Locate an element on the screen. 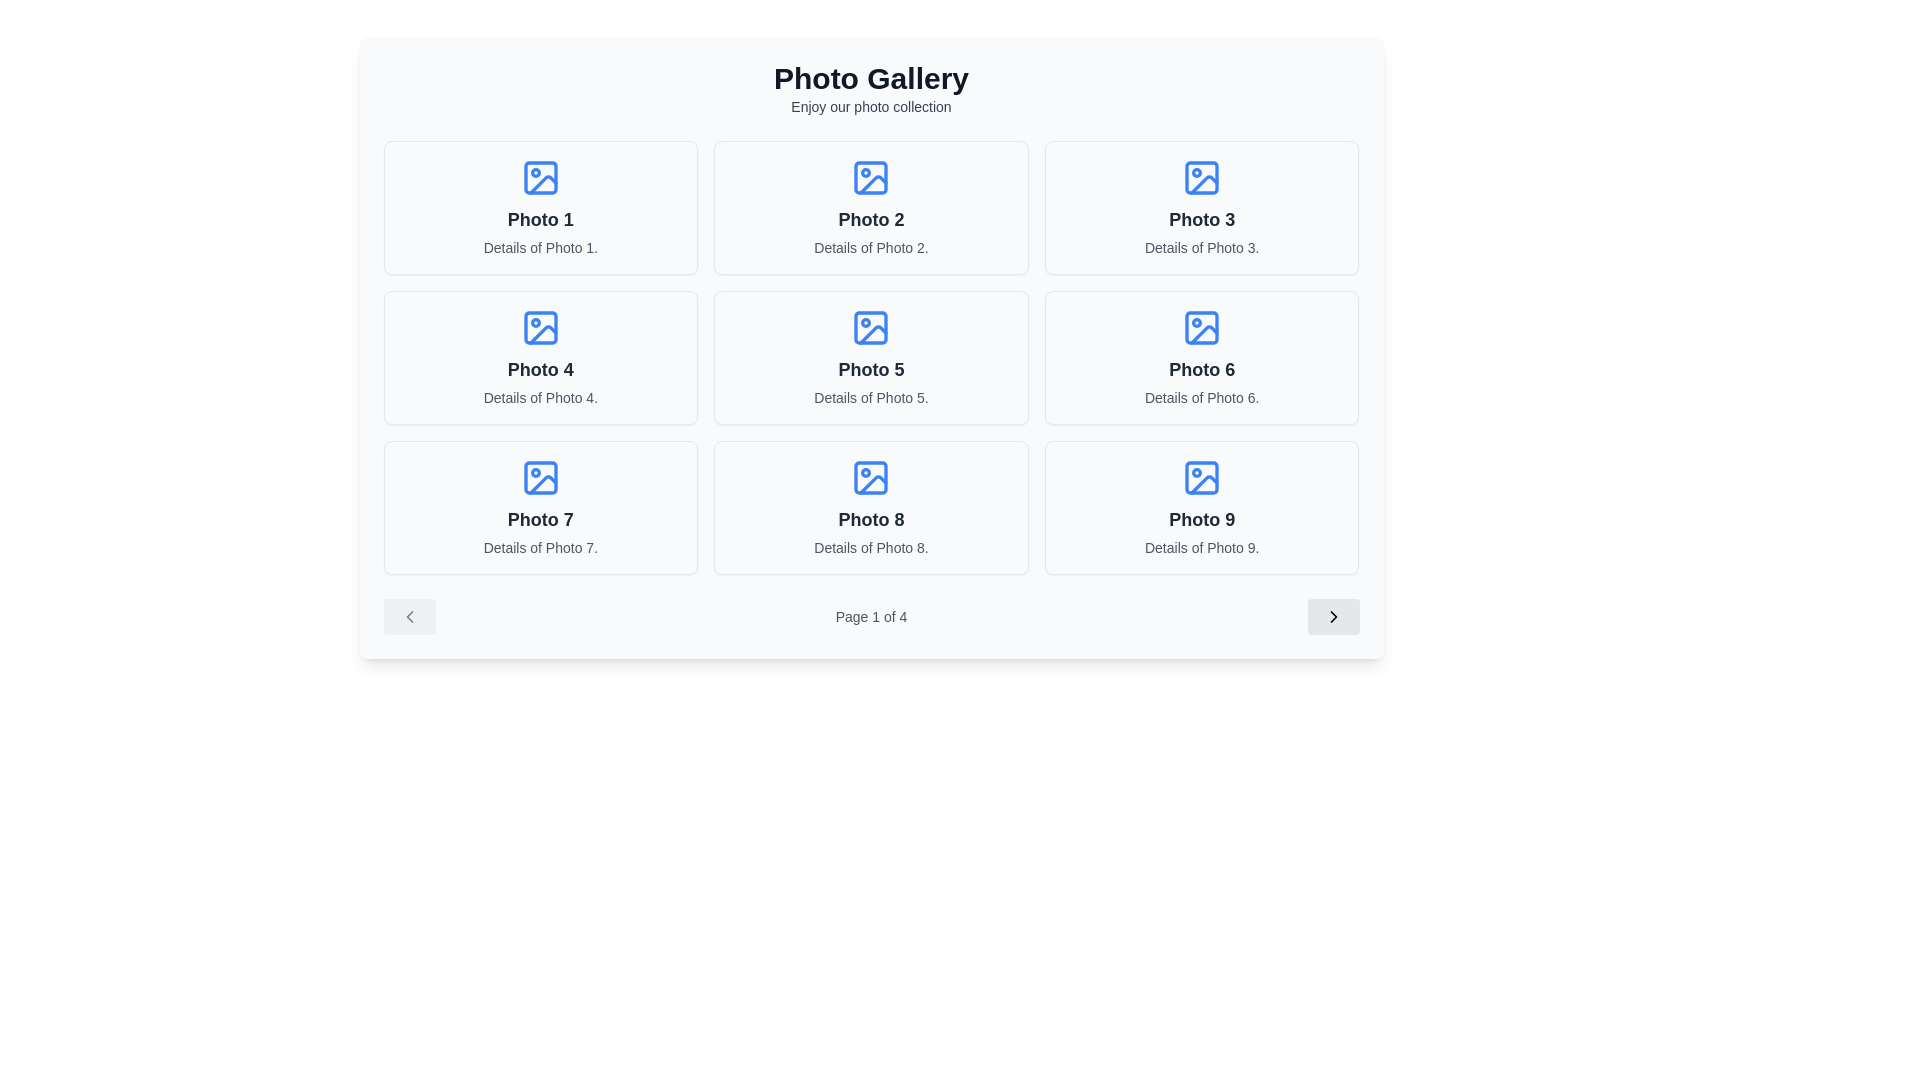  the Card component in the second row, first column of the grid layout that displays a photo with its title and description is located at coordinates (540, 357).